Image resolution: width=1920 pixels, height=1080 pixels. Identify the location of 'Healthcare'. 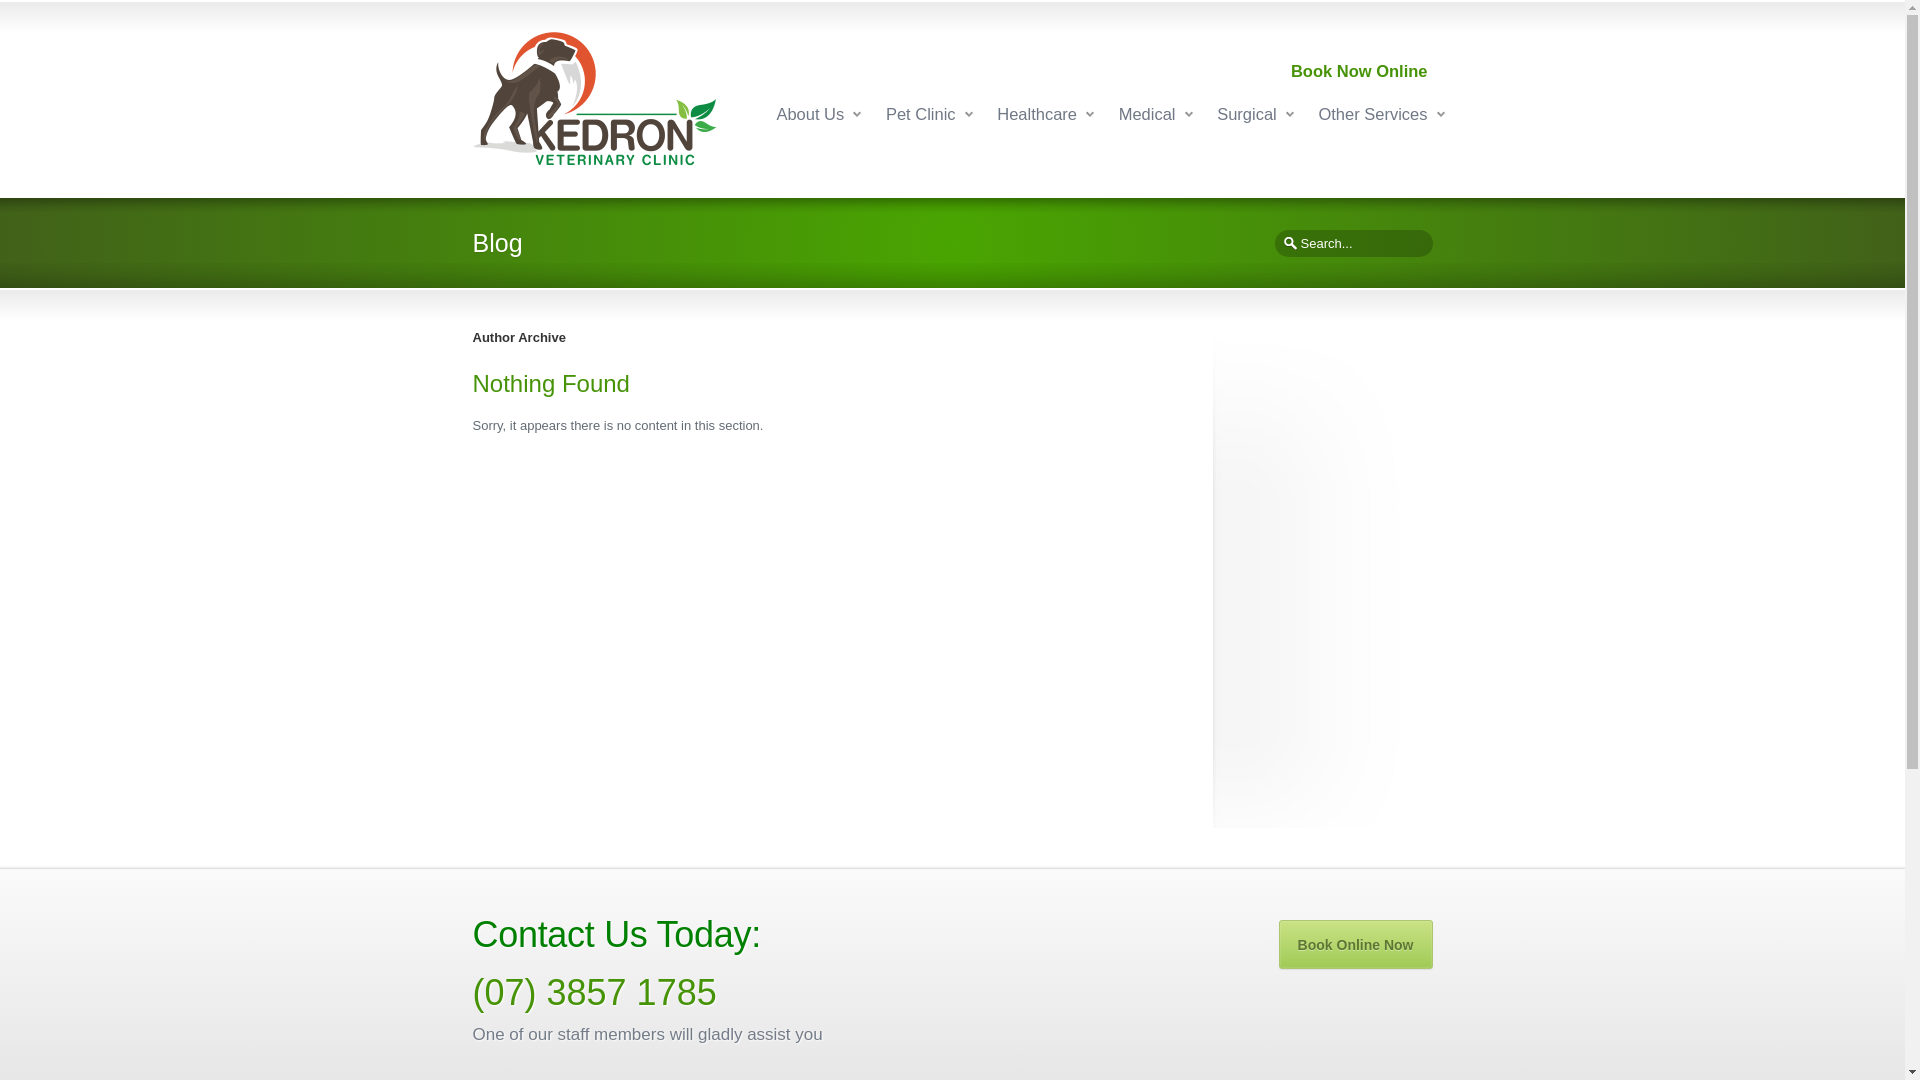
(1036, 114).